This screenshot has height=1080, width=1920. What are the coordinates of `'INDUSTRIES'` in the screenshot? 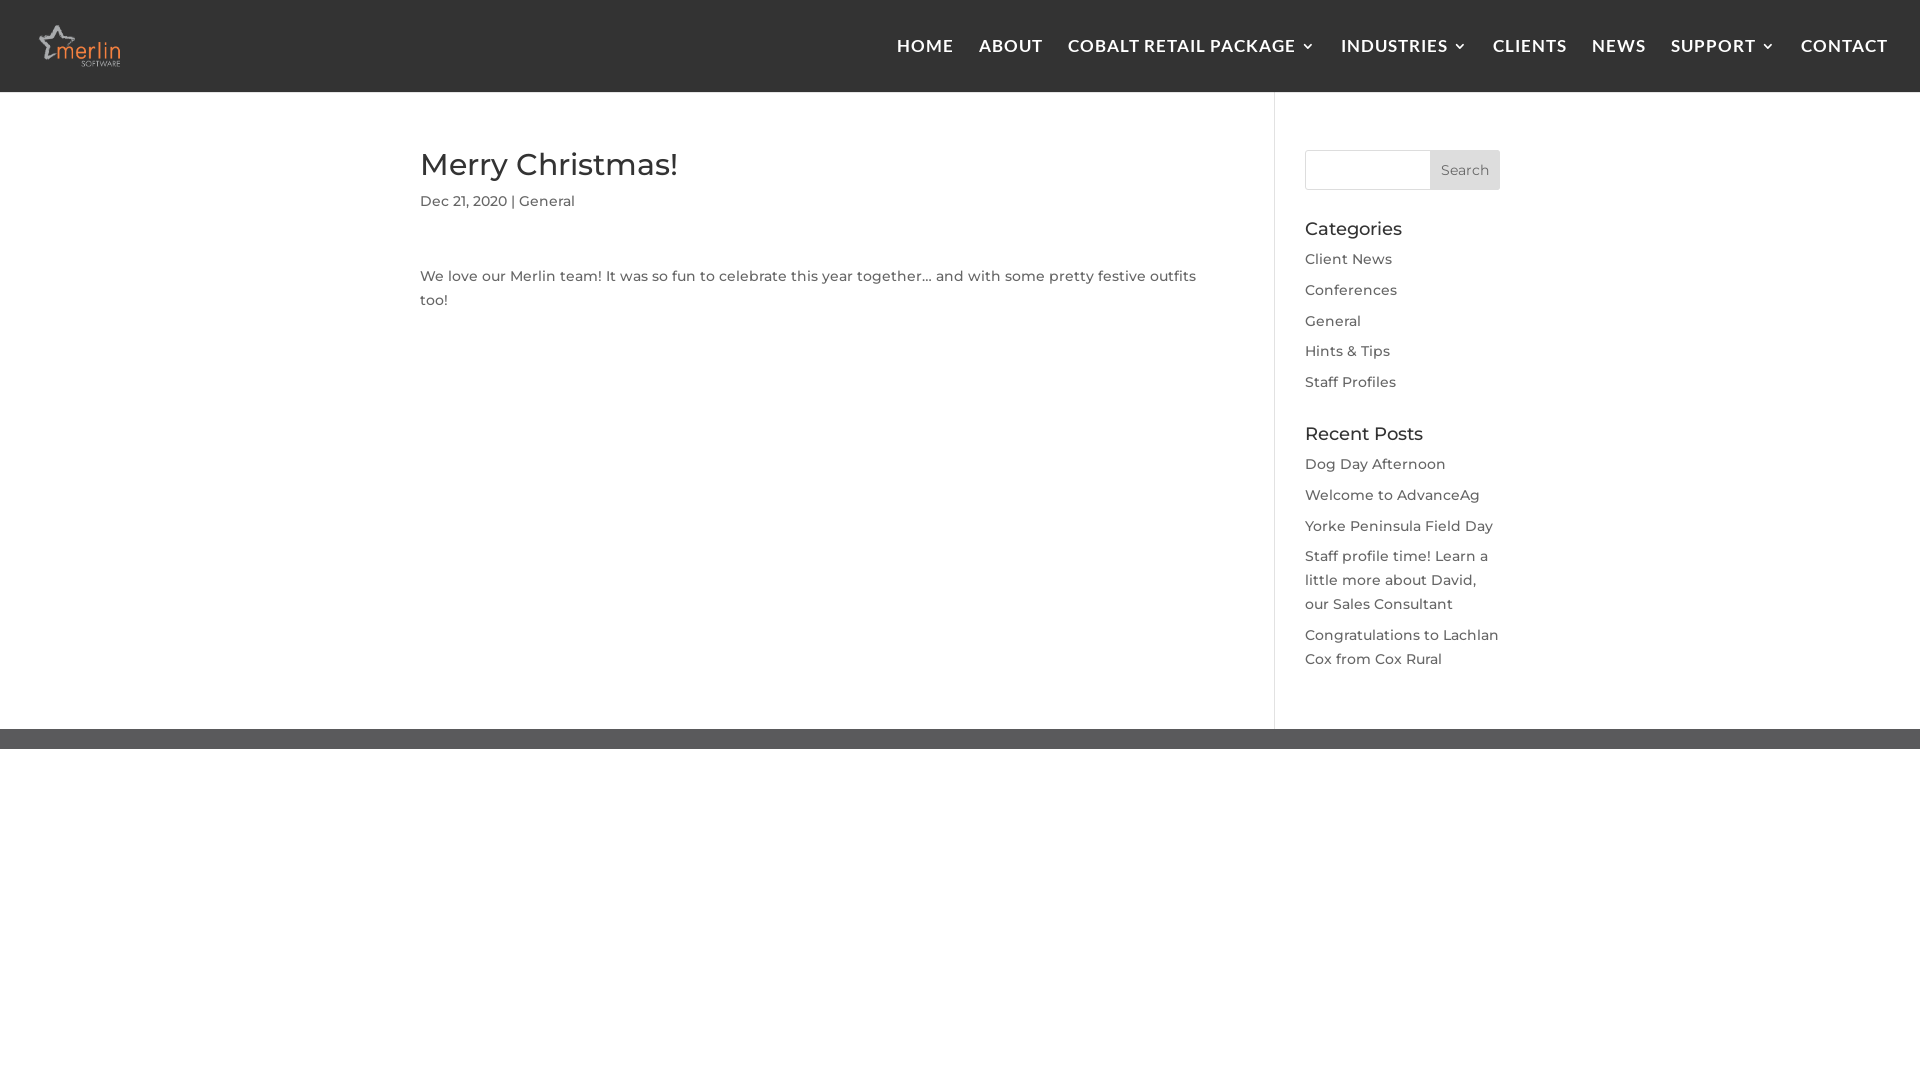 It's located at (1340, 64).